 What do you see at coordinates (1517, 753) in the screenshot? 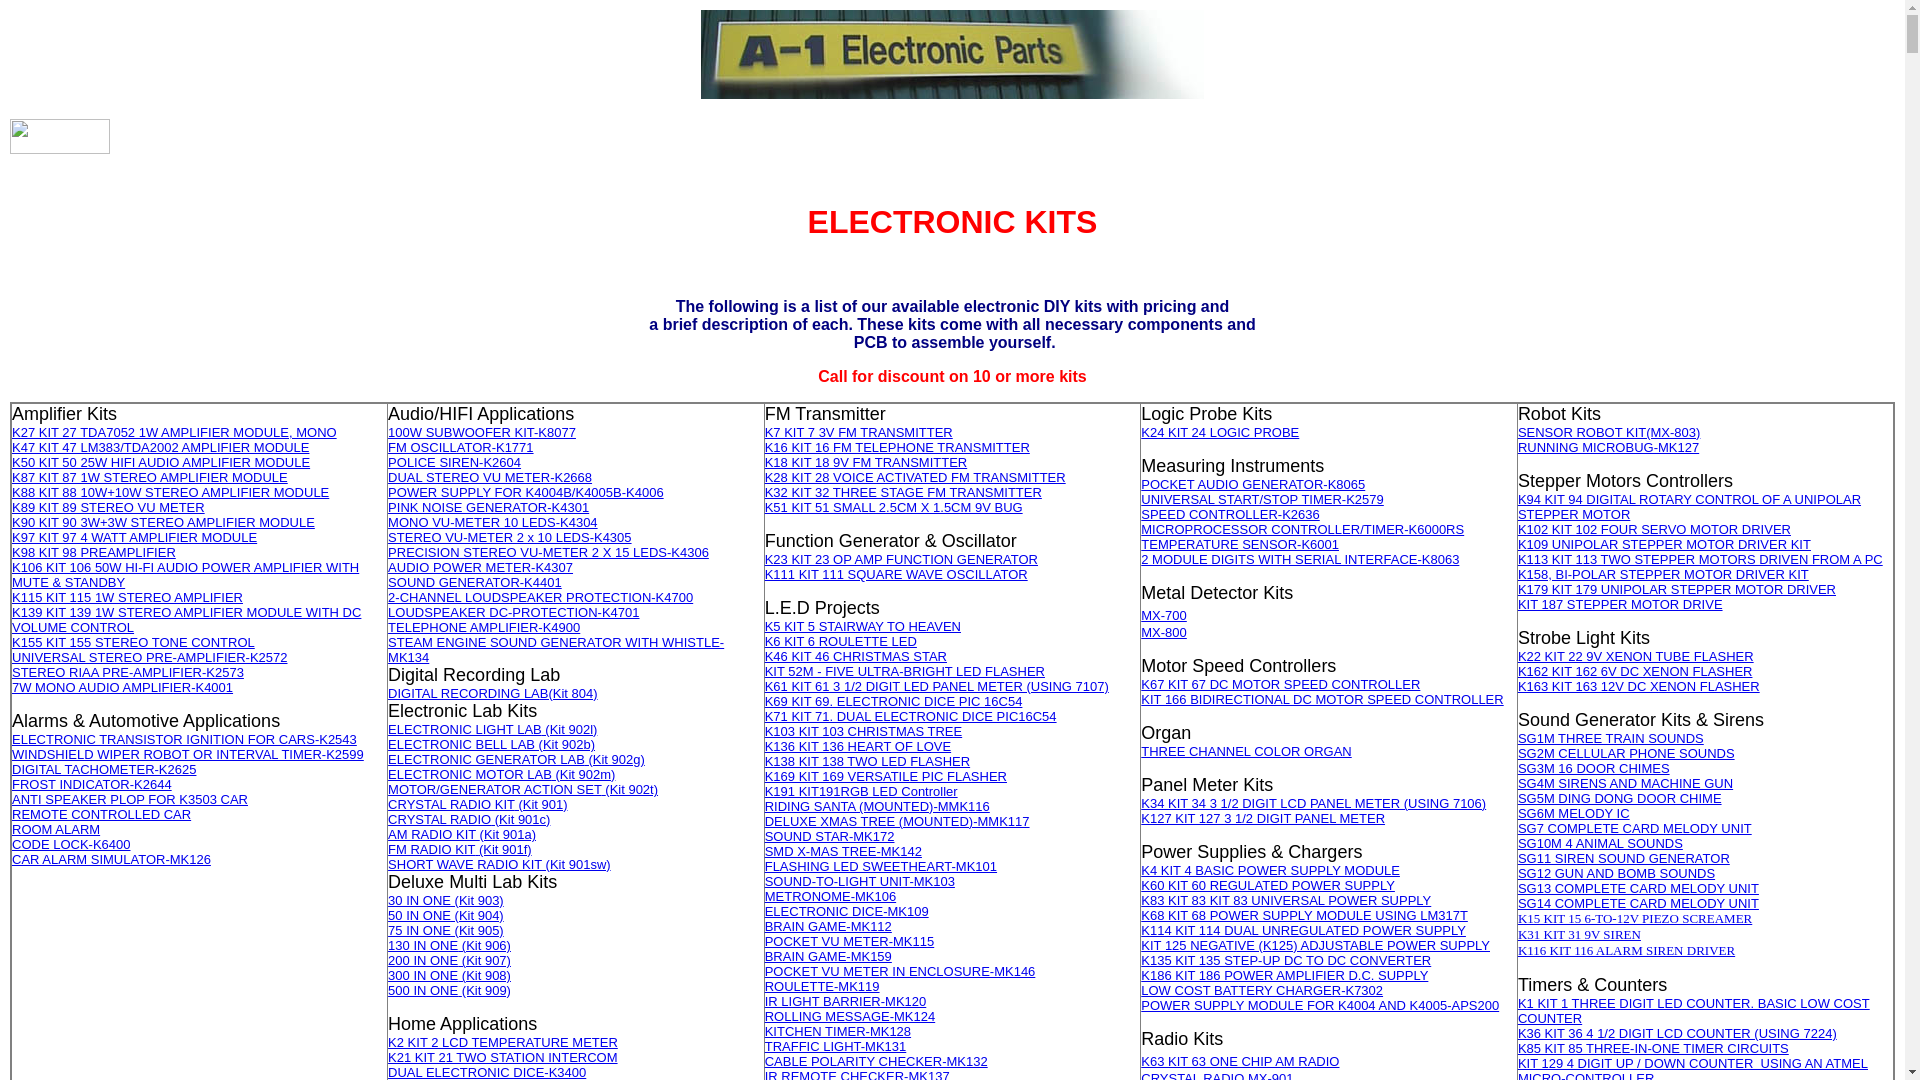
I see `'SG2M CELLULAR PHONE SOUNDS'` at bounding box center [1517, 753].